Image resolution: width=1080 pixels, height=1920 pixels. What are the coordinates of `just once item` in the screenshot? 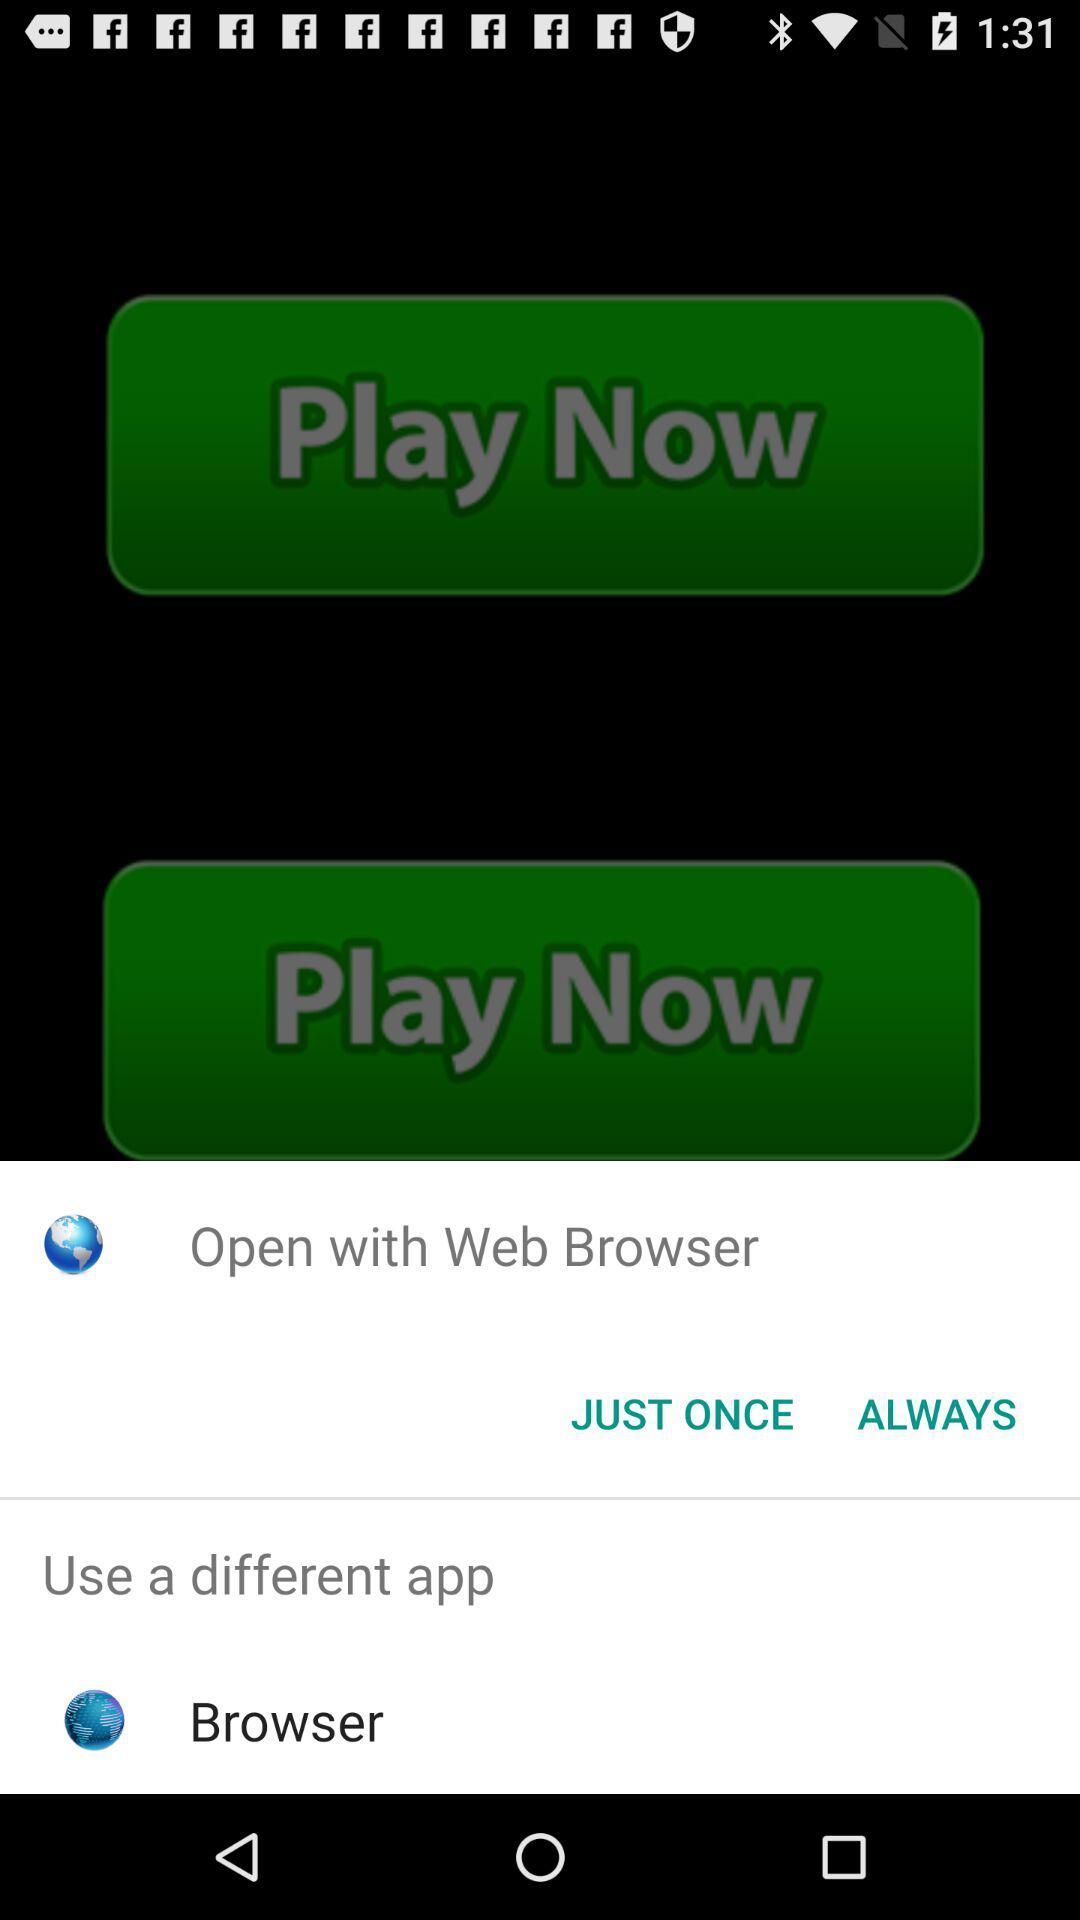 It's located at (681, 1411).